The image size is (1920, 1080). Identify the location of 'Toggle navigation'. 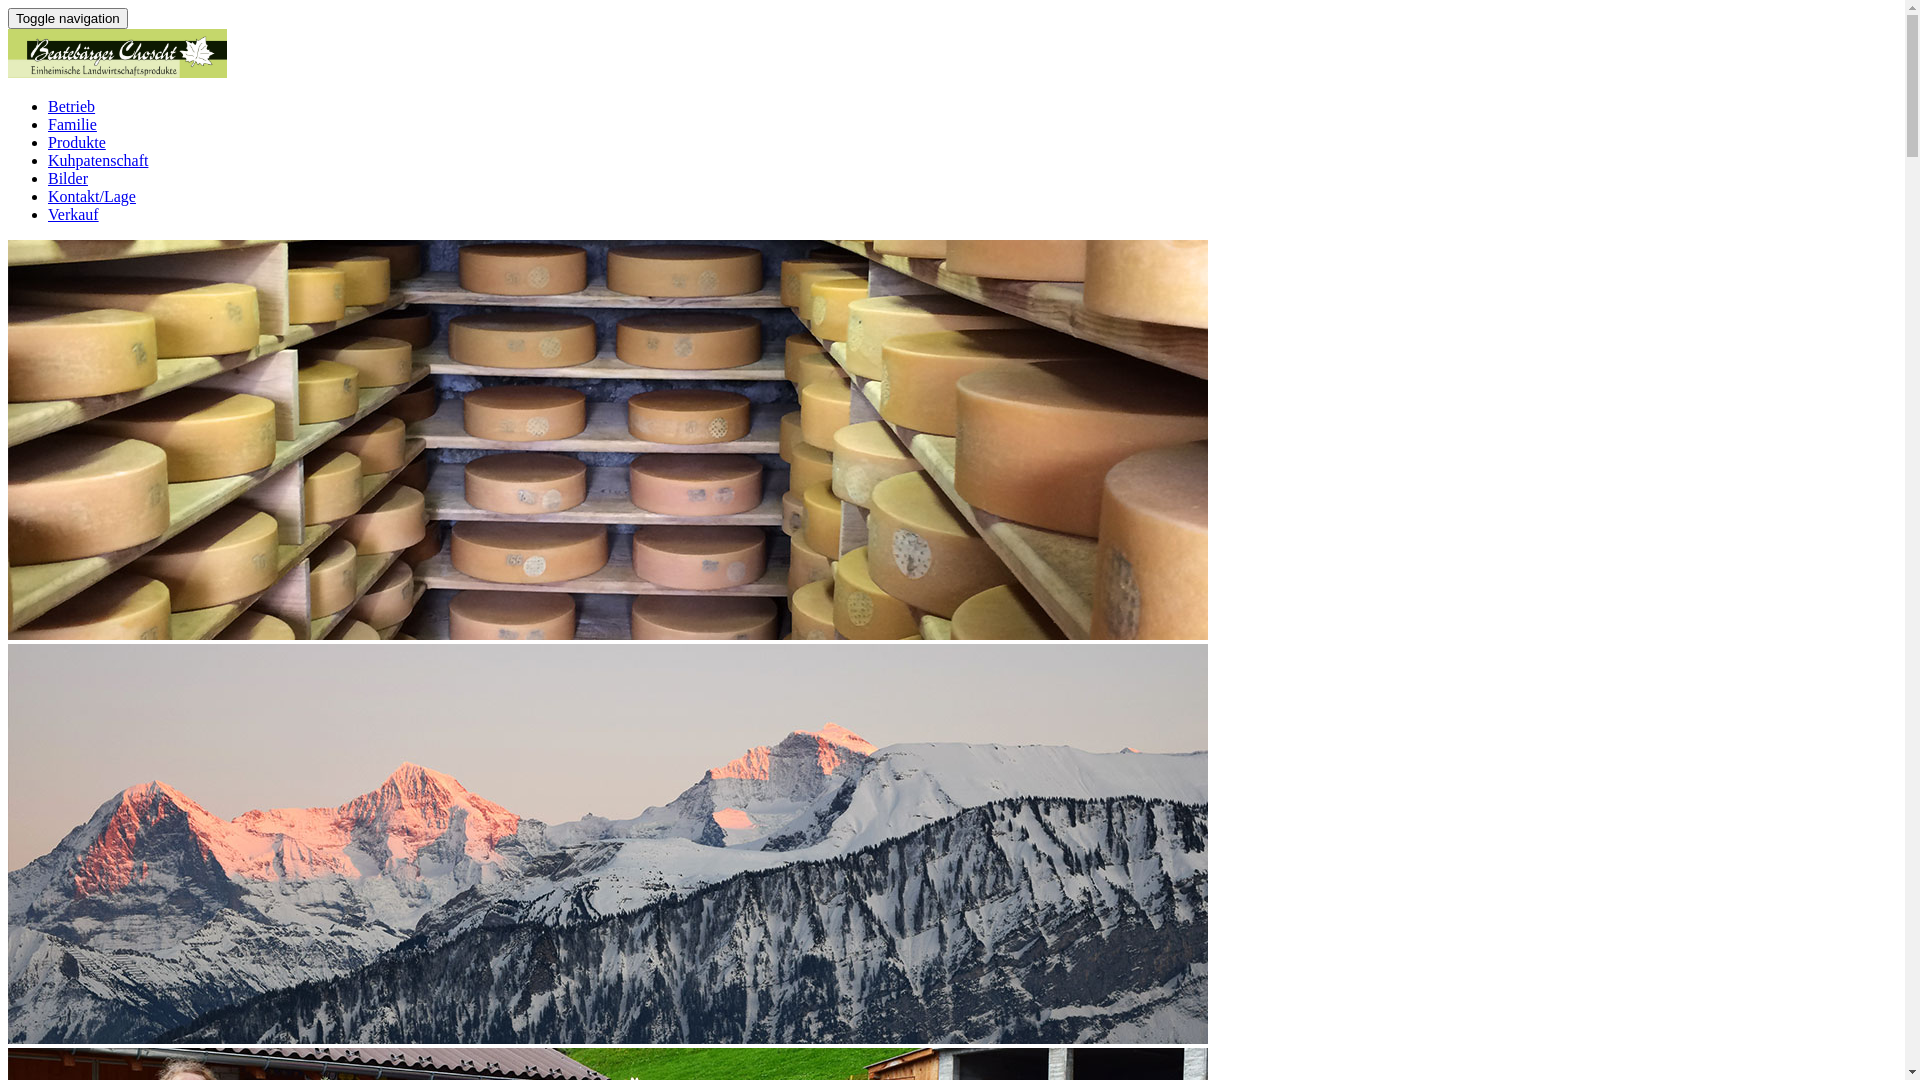
(67, 18).